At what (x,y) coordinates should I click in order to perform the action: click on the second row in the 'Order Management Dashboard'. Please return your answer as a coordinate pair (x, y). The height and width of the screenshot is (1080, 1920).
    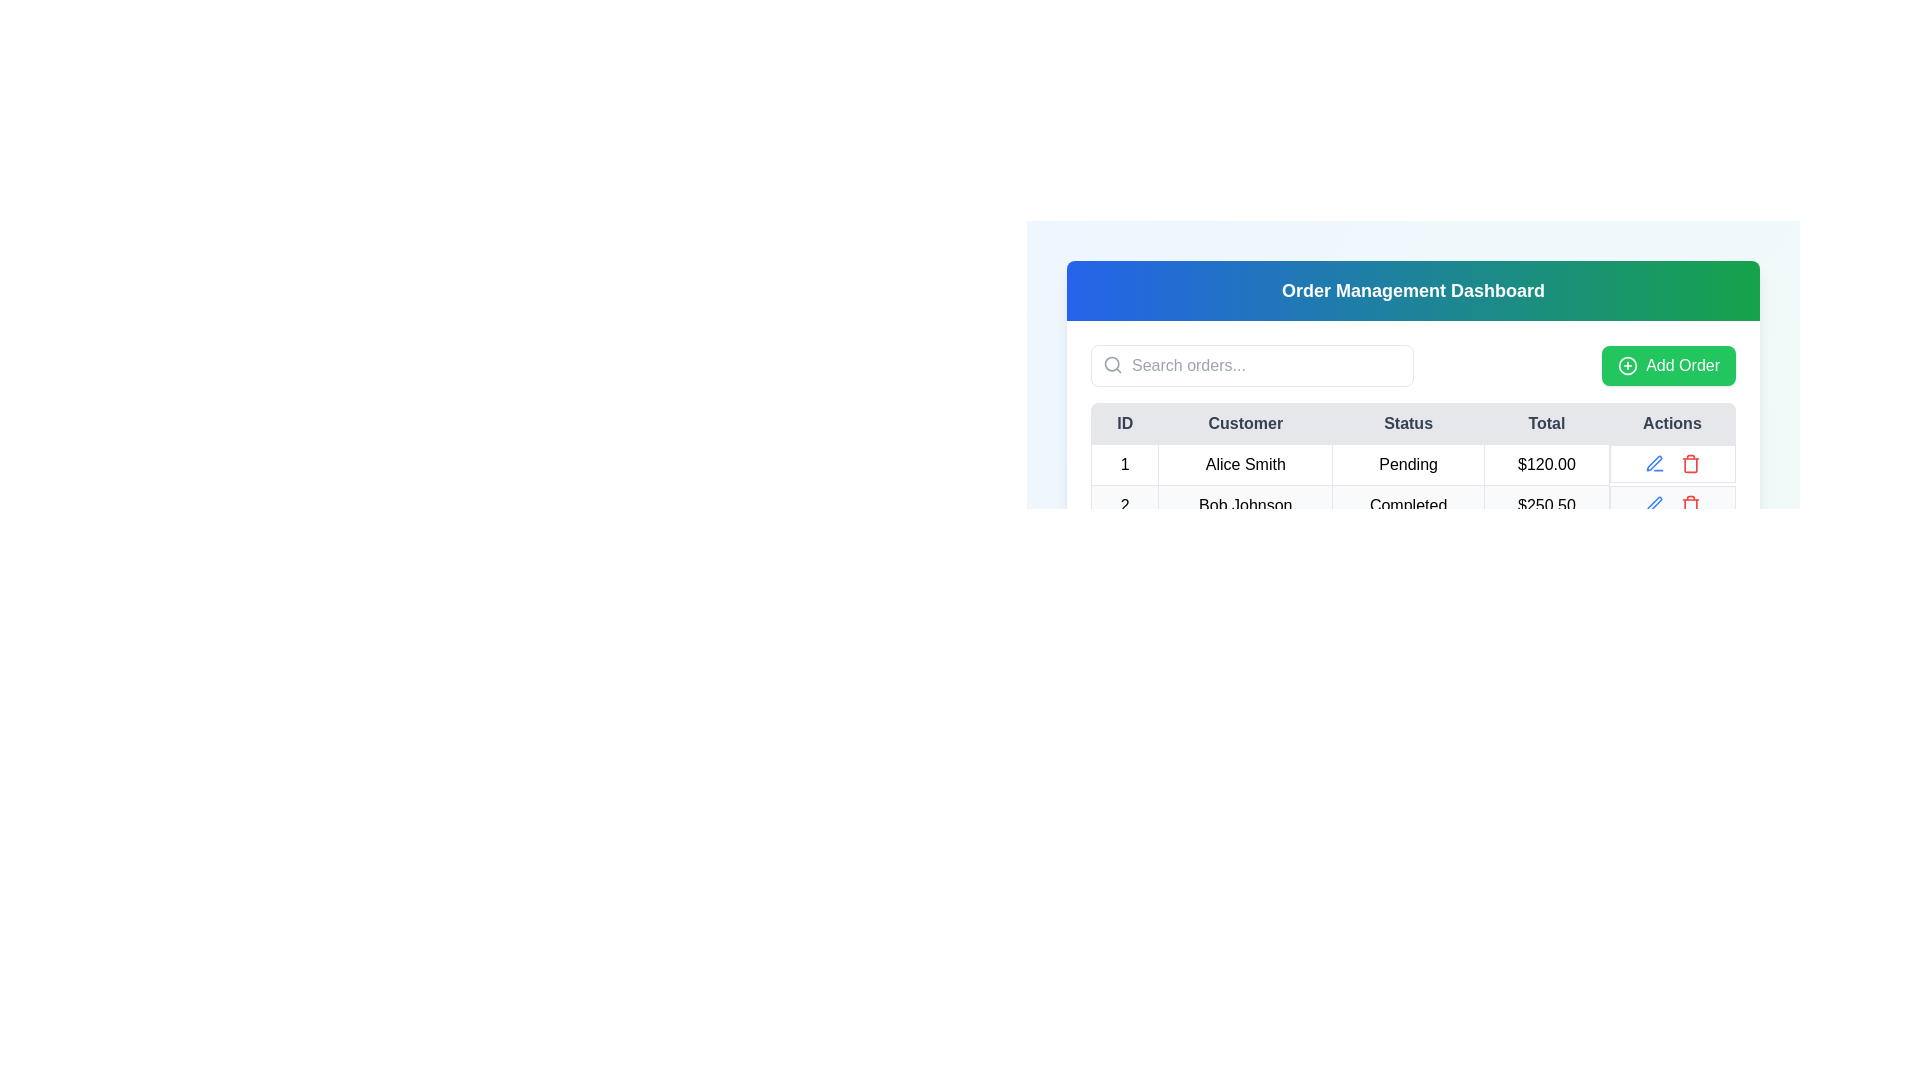
    Looking at the image, I should click on (1412, 504).